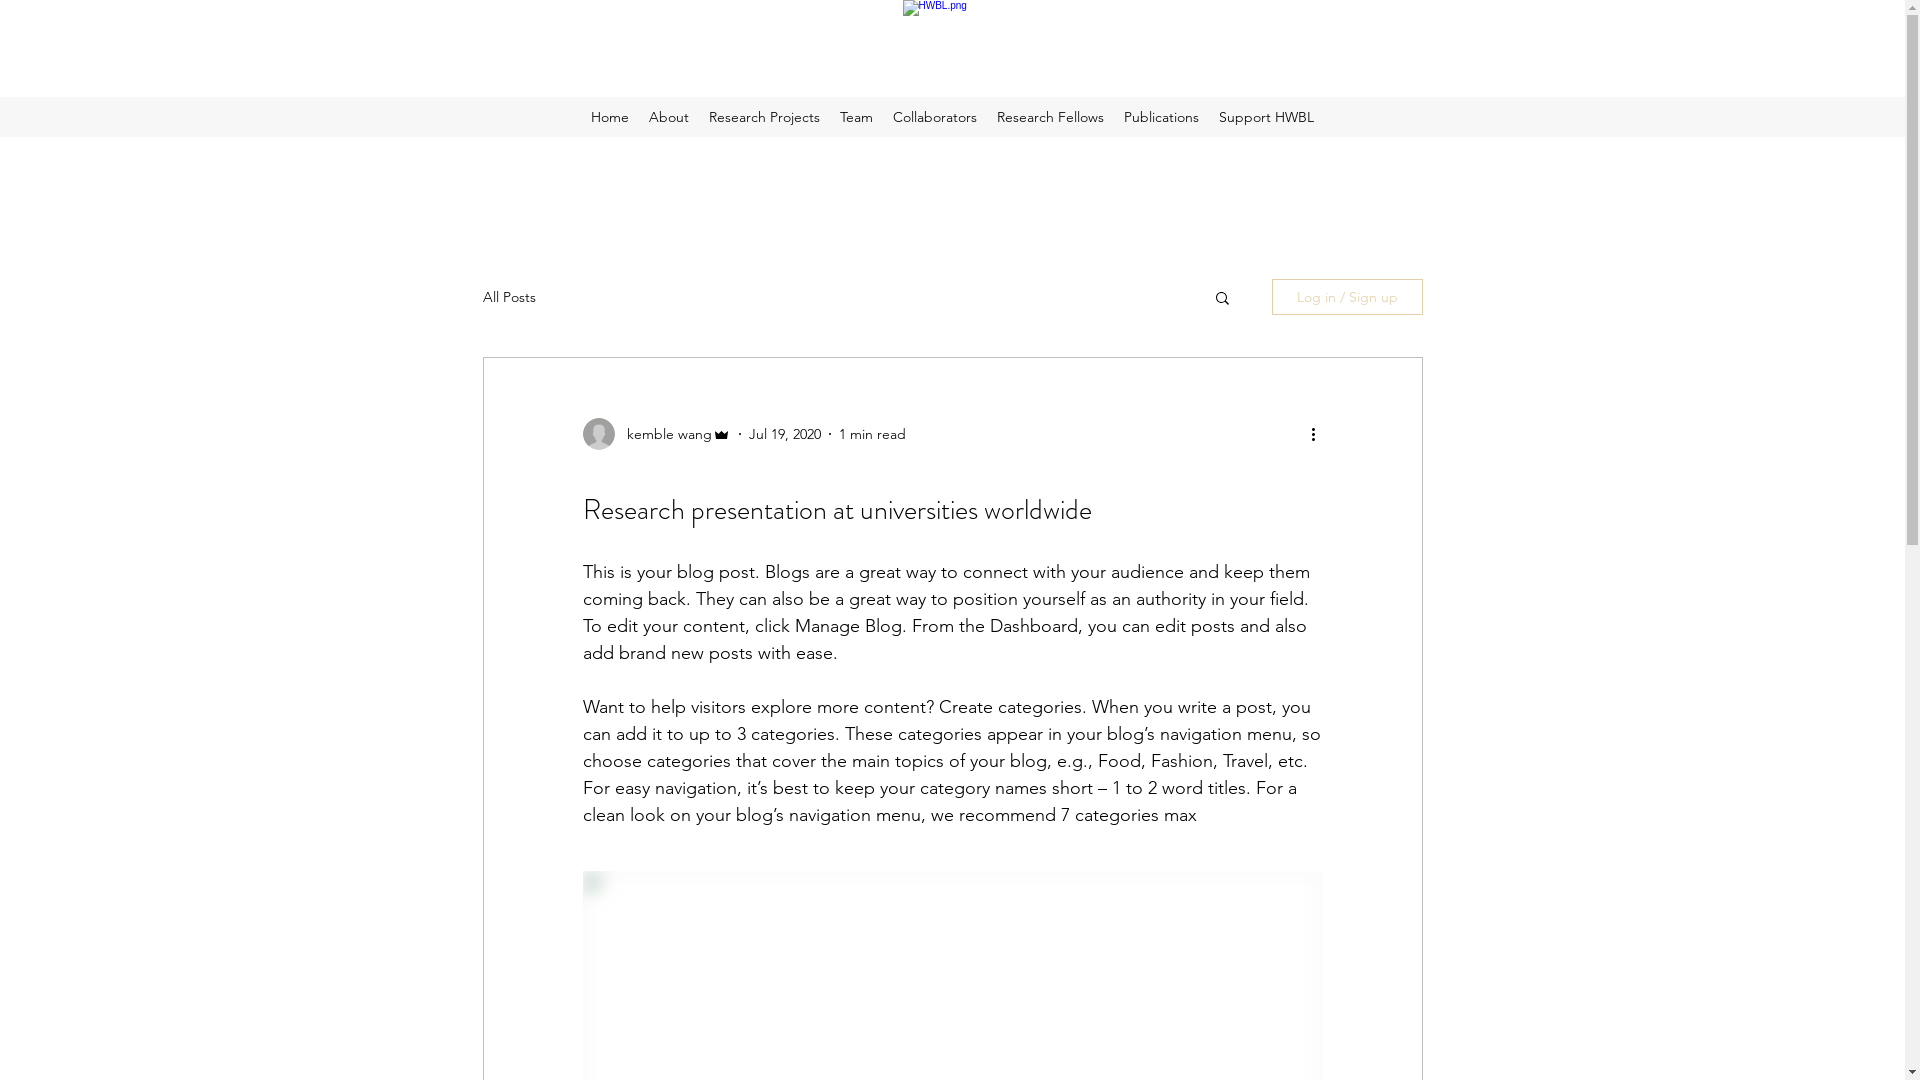 The height and width of the screenshot is (1080, 1920). I want to click on 'Support HWBL', so click(1265, 116).